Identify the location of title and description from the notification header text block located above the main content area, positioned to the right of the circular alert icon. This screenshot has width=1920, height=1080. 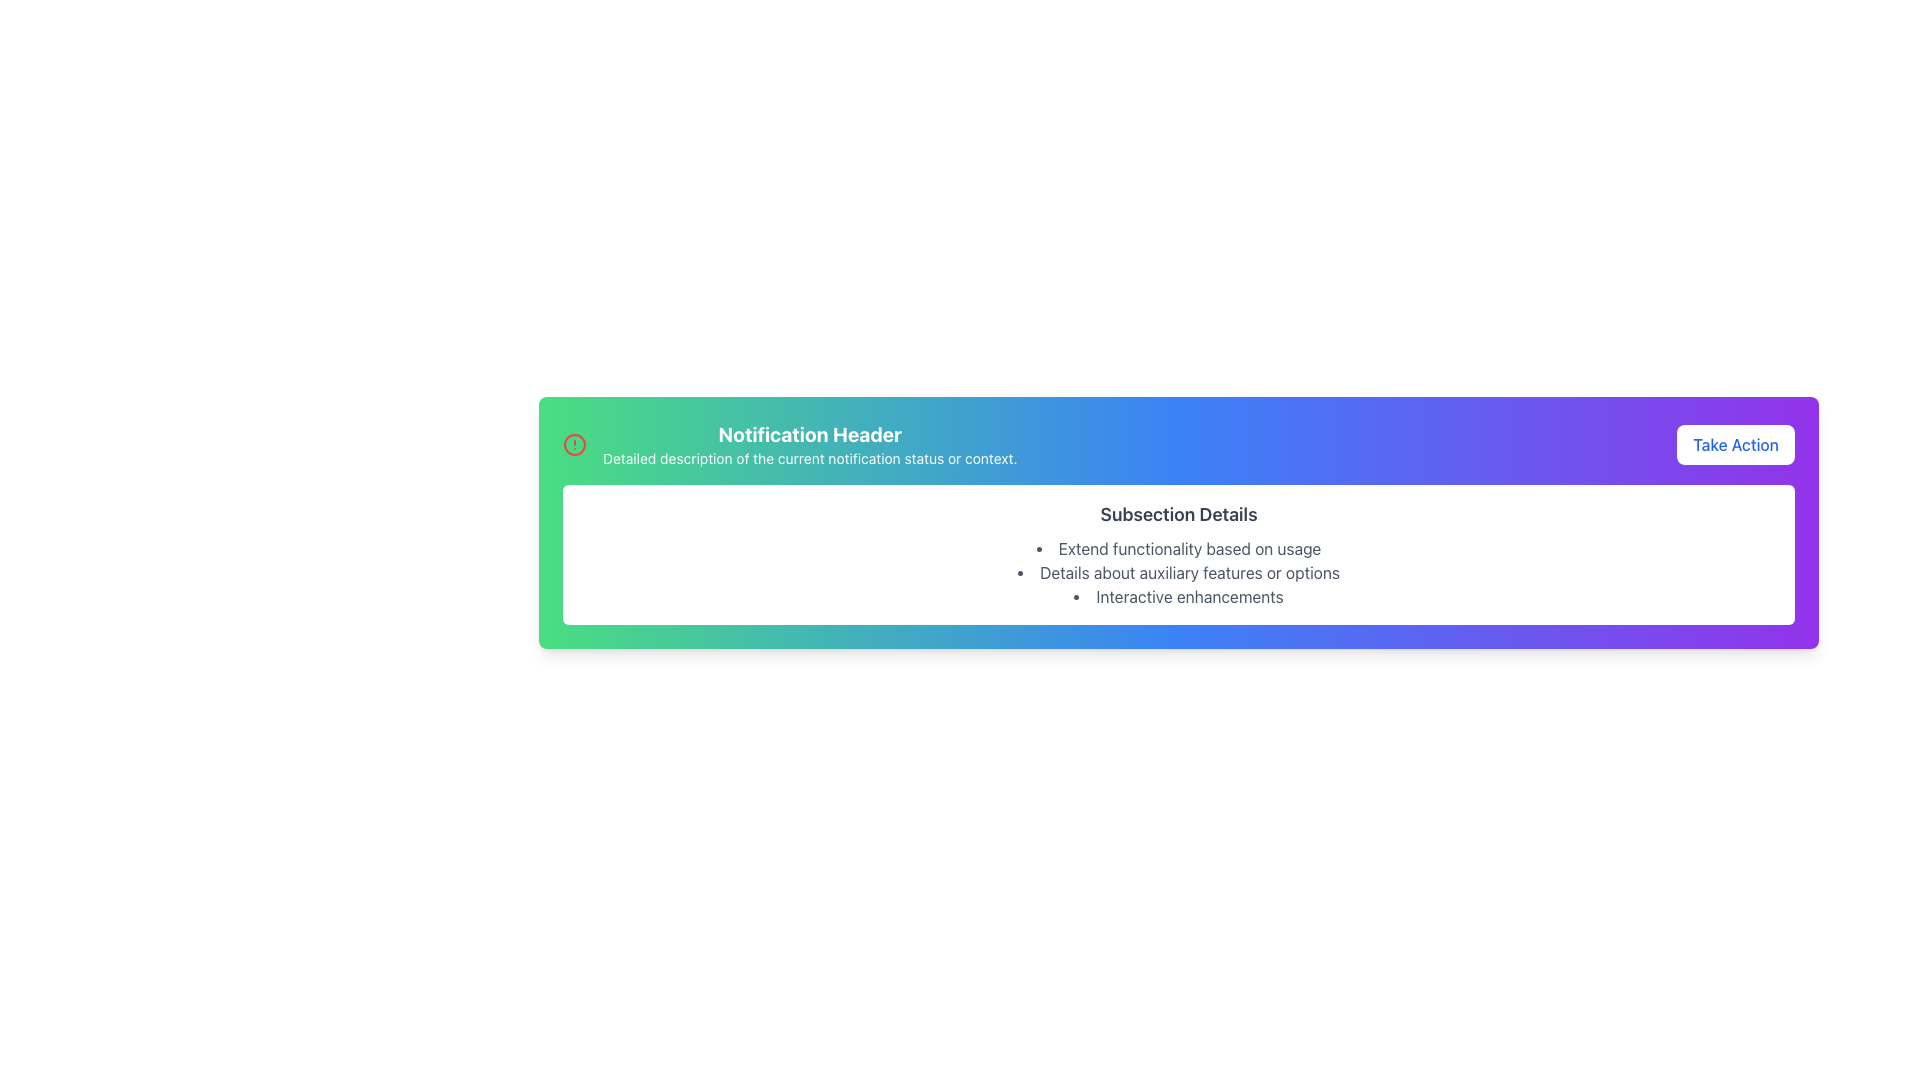
(810, 443).